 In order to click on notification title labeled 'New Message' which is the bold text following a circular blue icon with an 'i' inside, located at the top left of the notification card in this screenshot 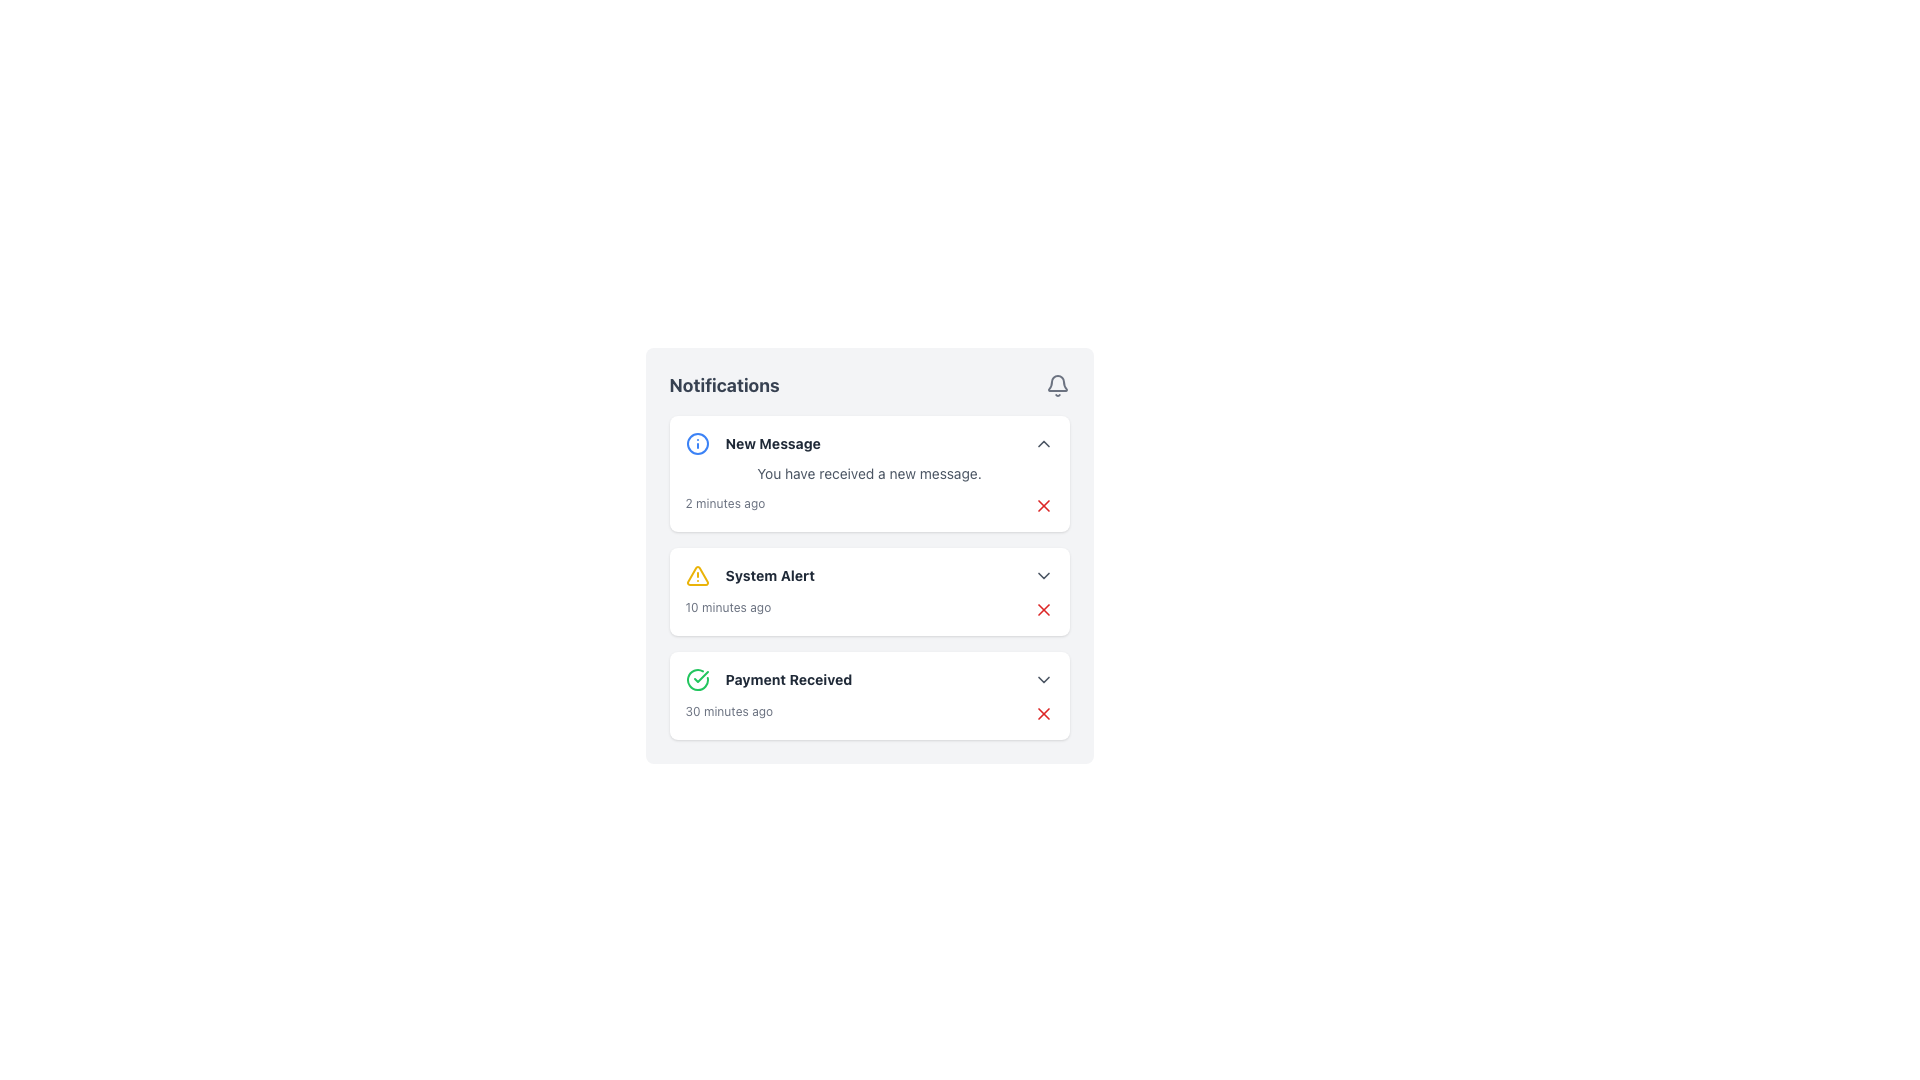, I will do `click(752, 442)`.